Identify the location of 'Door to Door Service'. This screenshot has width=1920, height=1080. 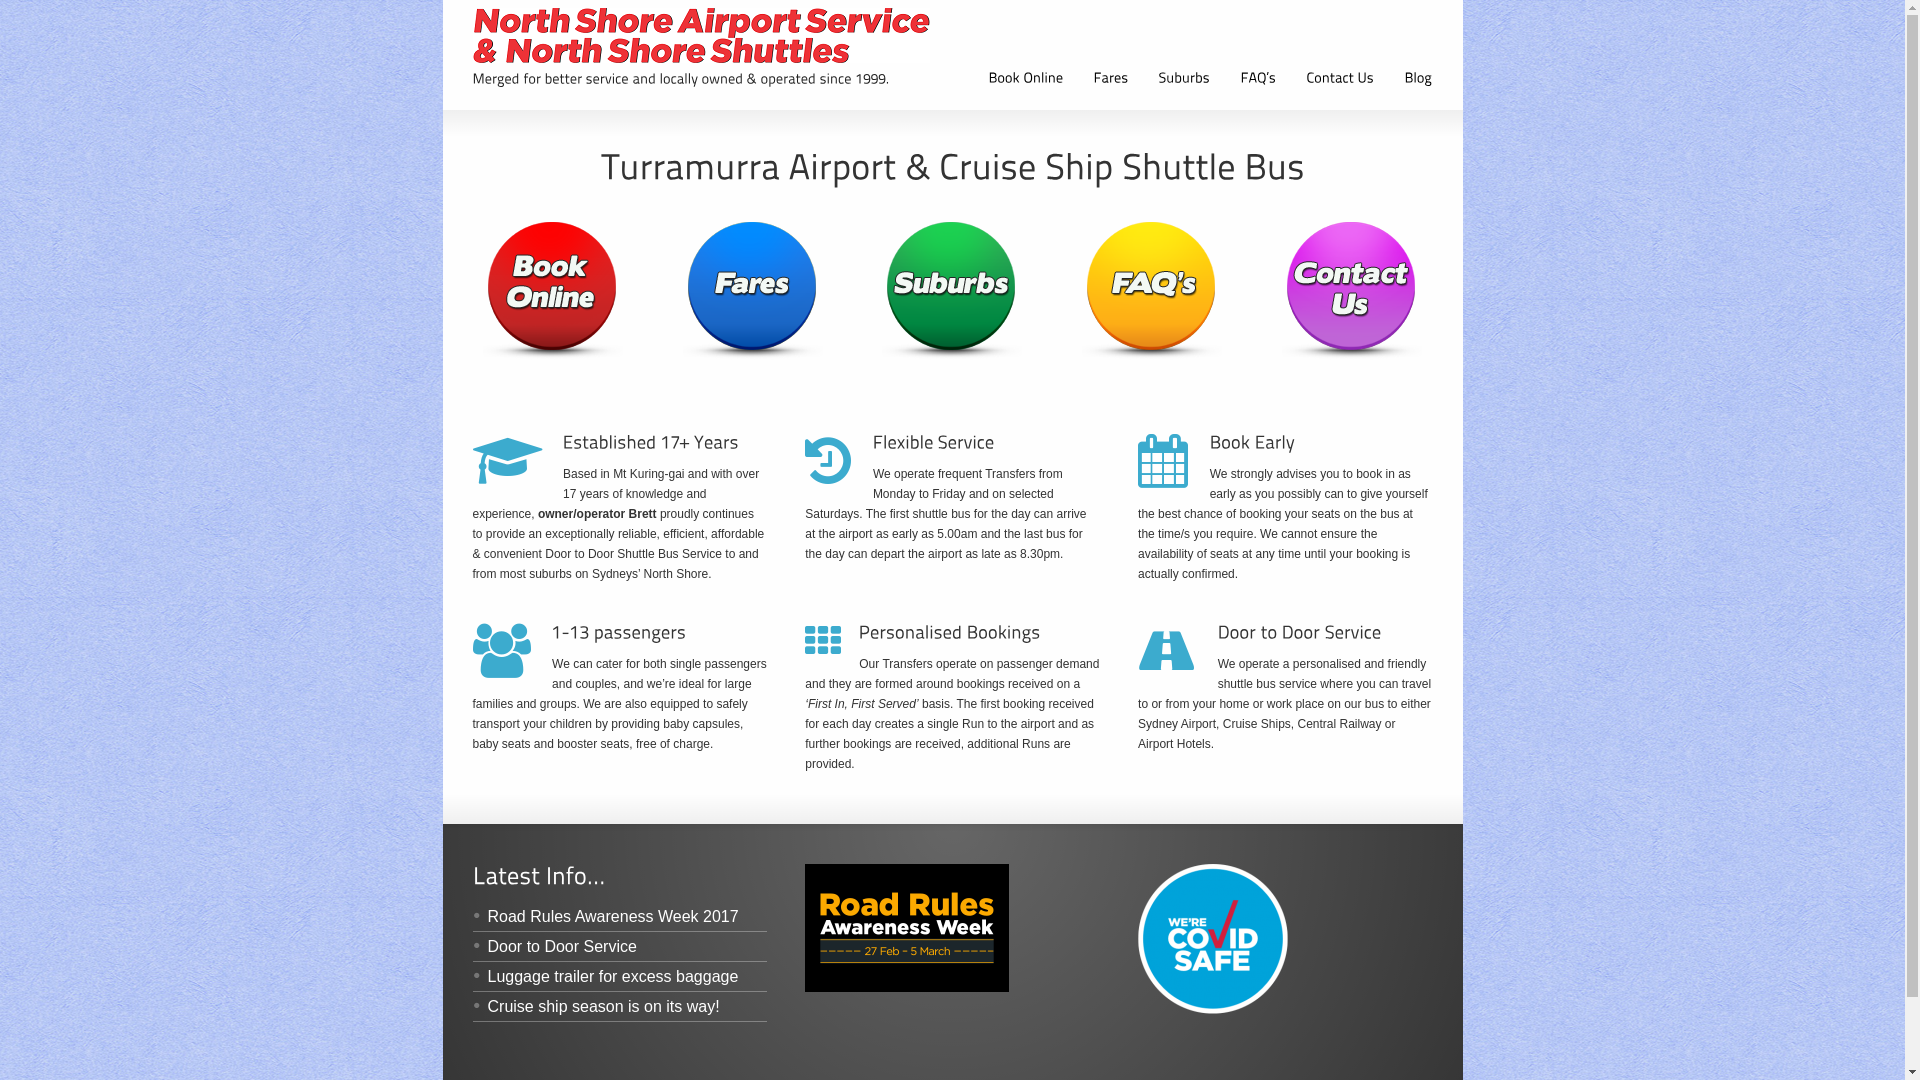
(553, 945).